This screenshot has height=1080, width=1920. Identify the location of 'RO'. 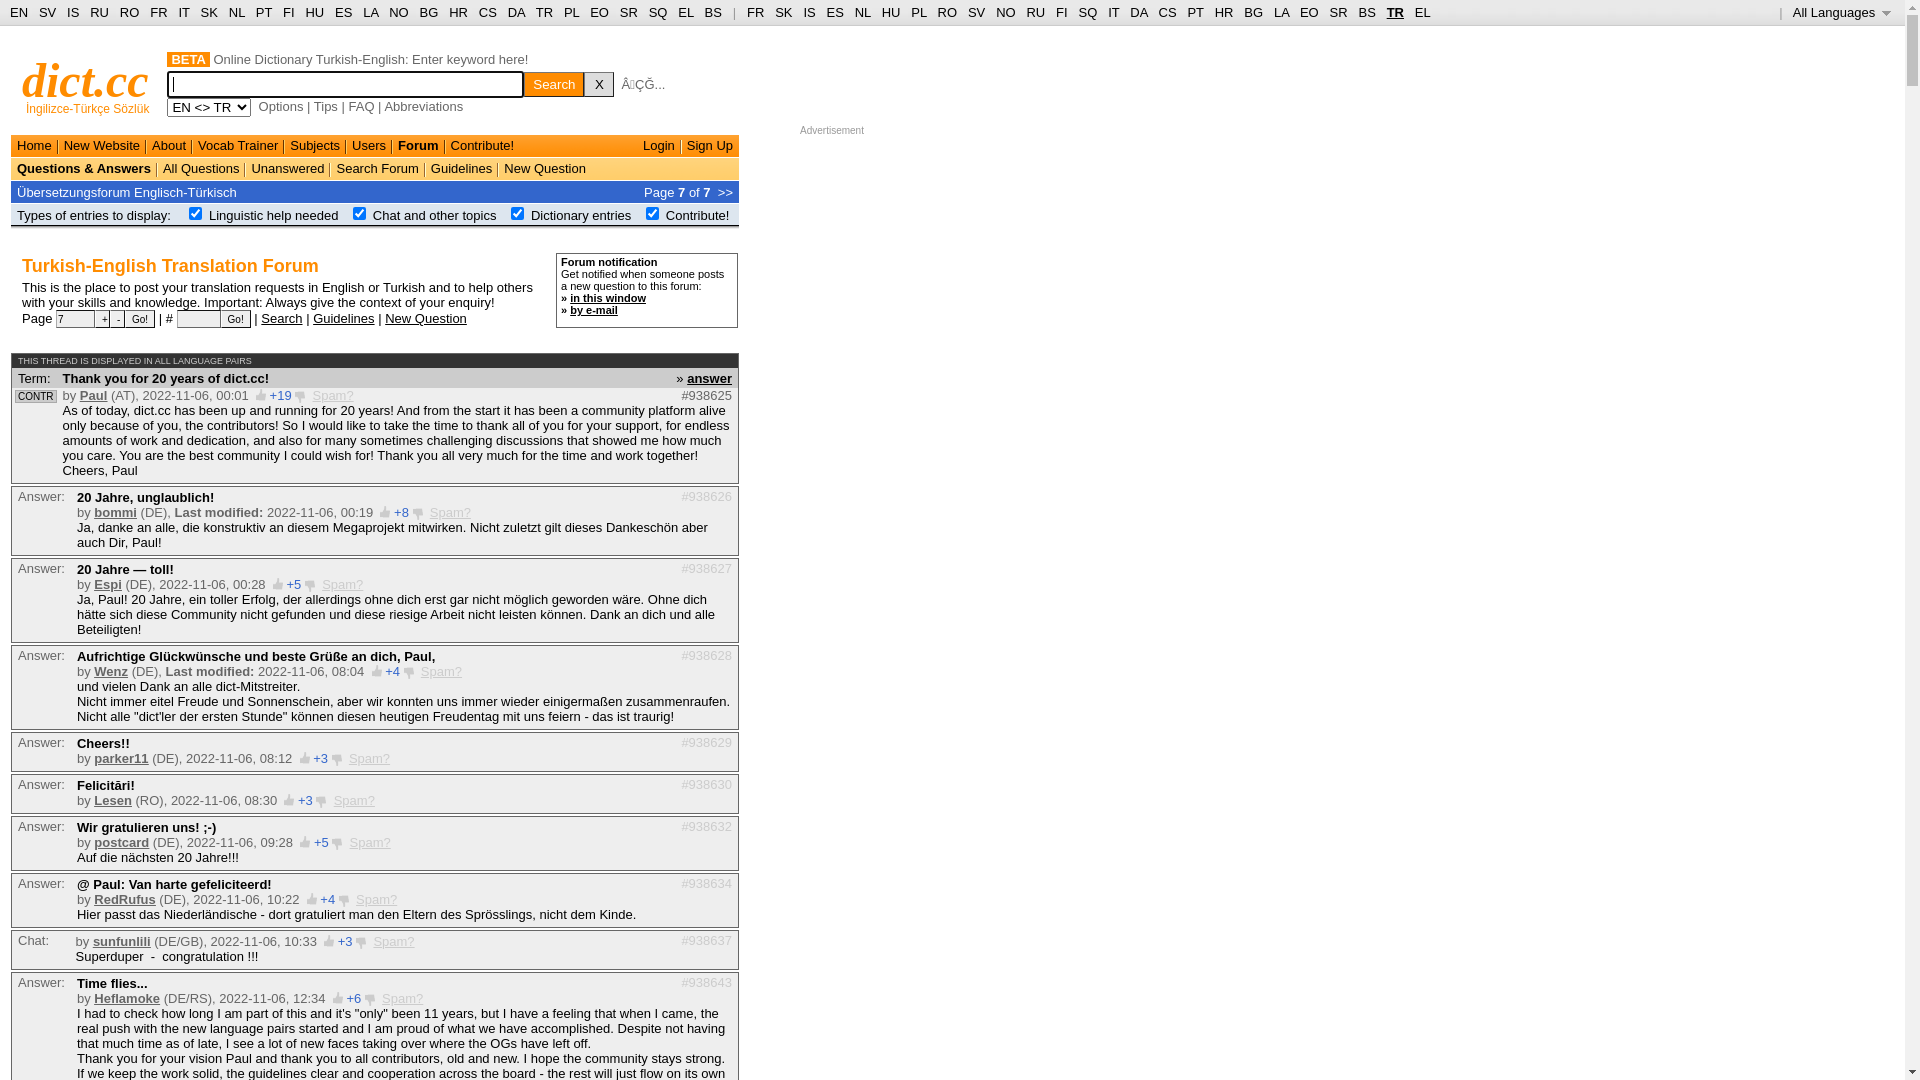
(128, 12).